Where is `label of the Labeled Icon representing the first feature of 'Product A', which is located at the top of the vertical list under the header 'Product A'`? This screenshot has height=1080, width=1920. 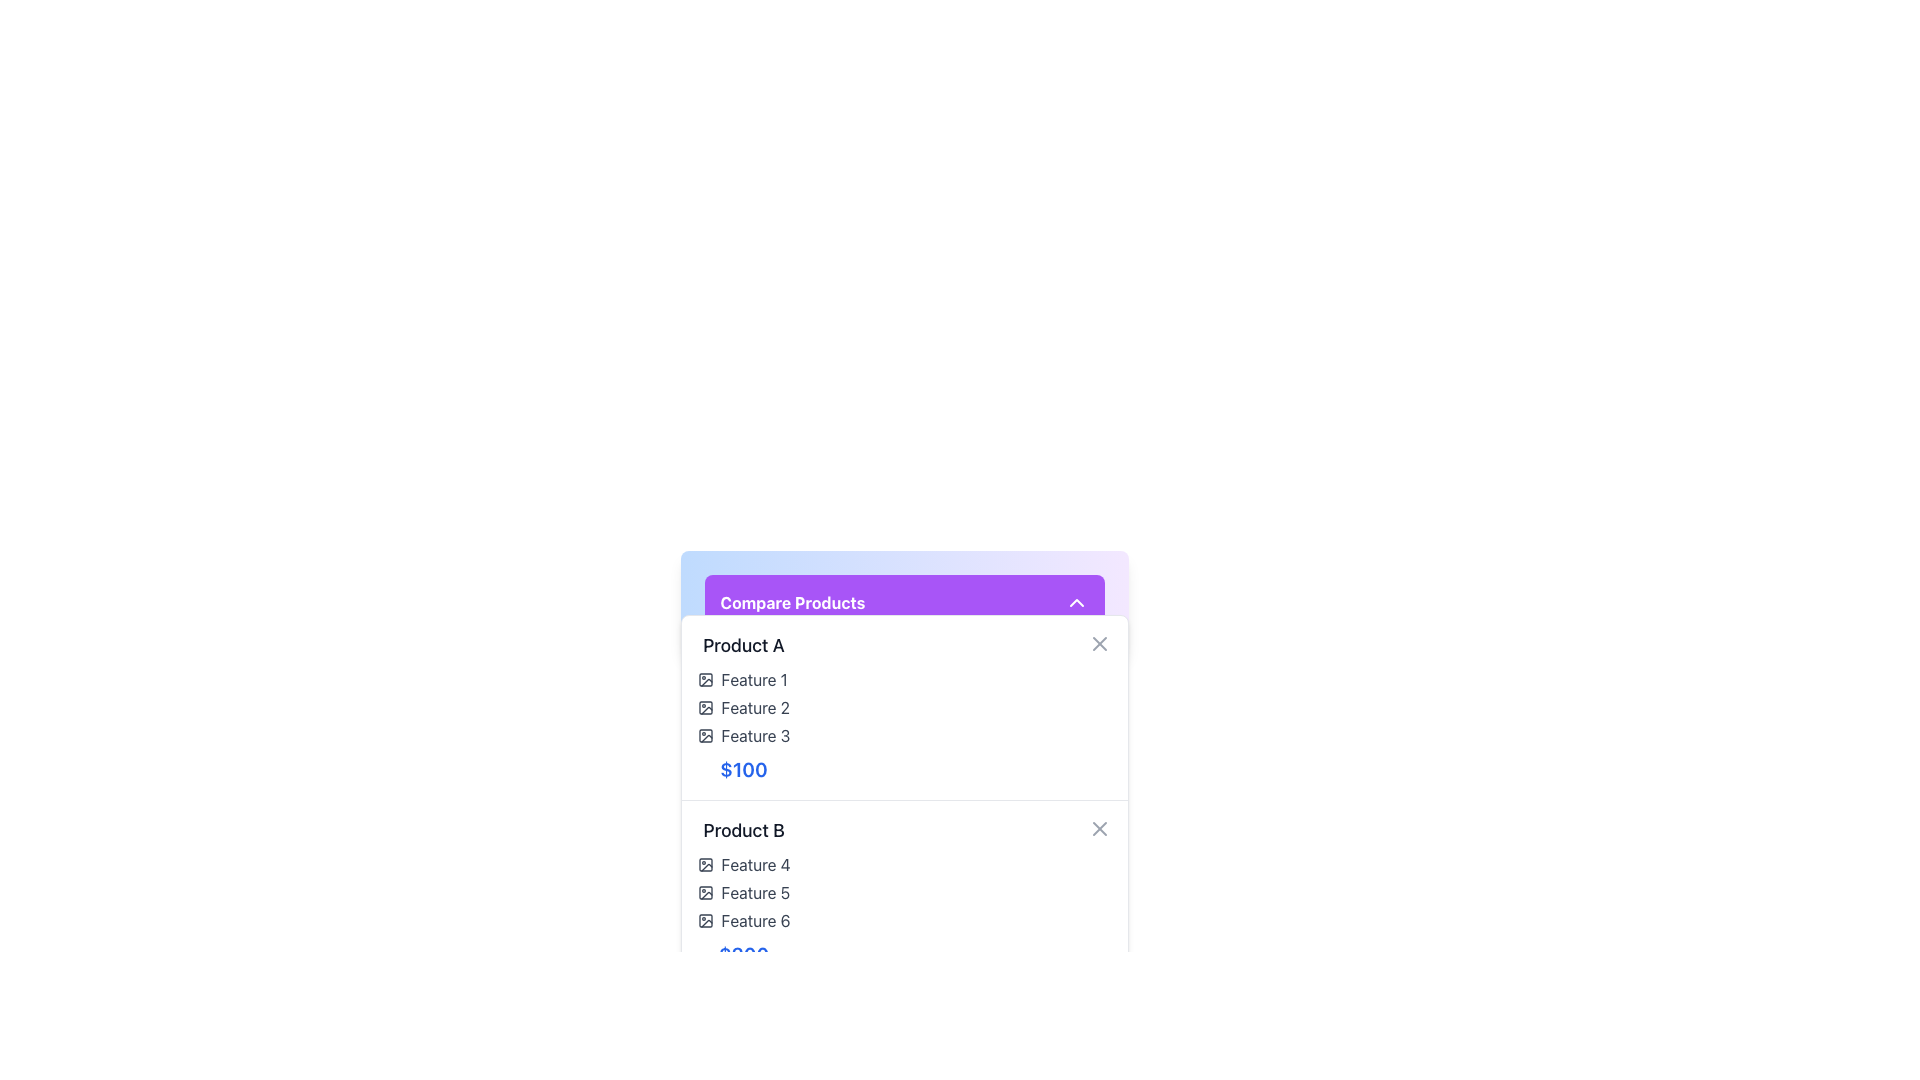 label of the Labeled Icon representing the first feature of 'Product A', which is located at the top of the vertical list under the header 'Product A' is located at coordinates (743, 678).